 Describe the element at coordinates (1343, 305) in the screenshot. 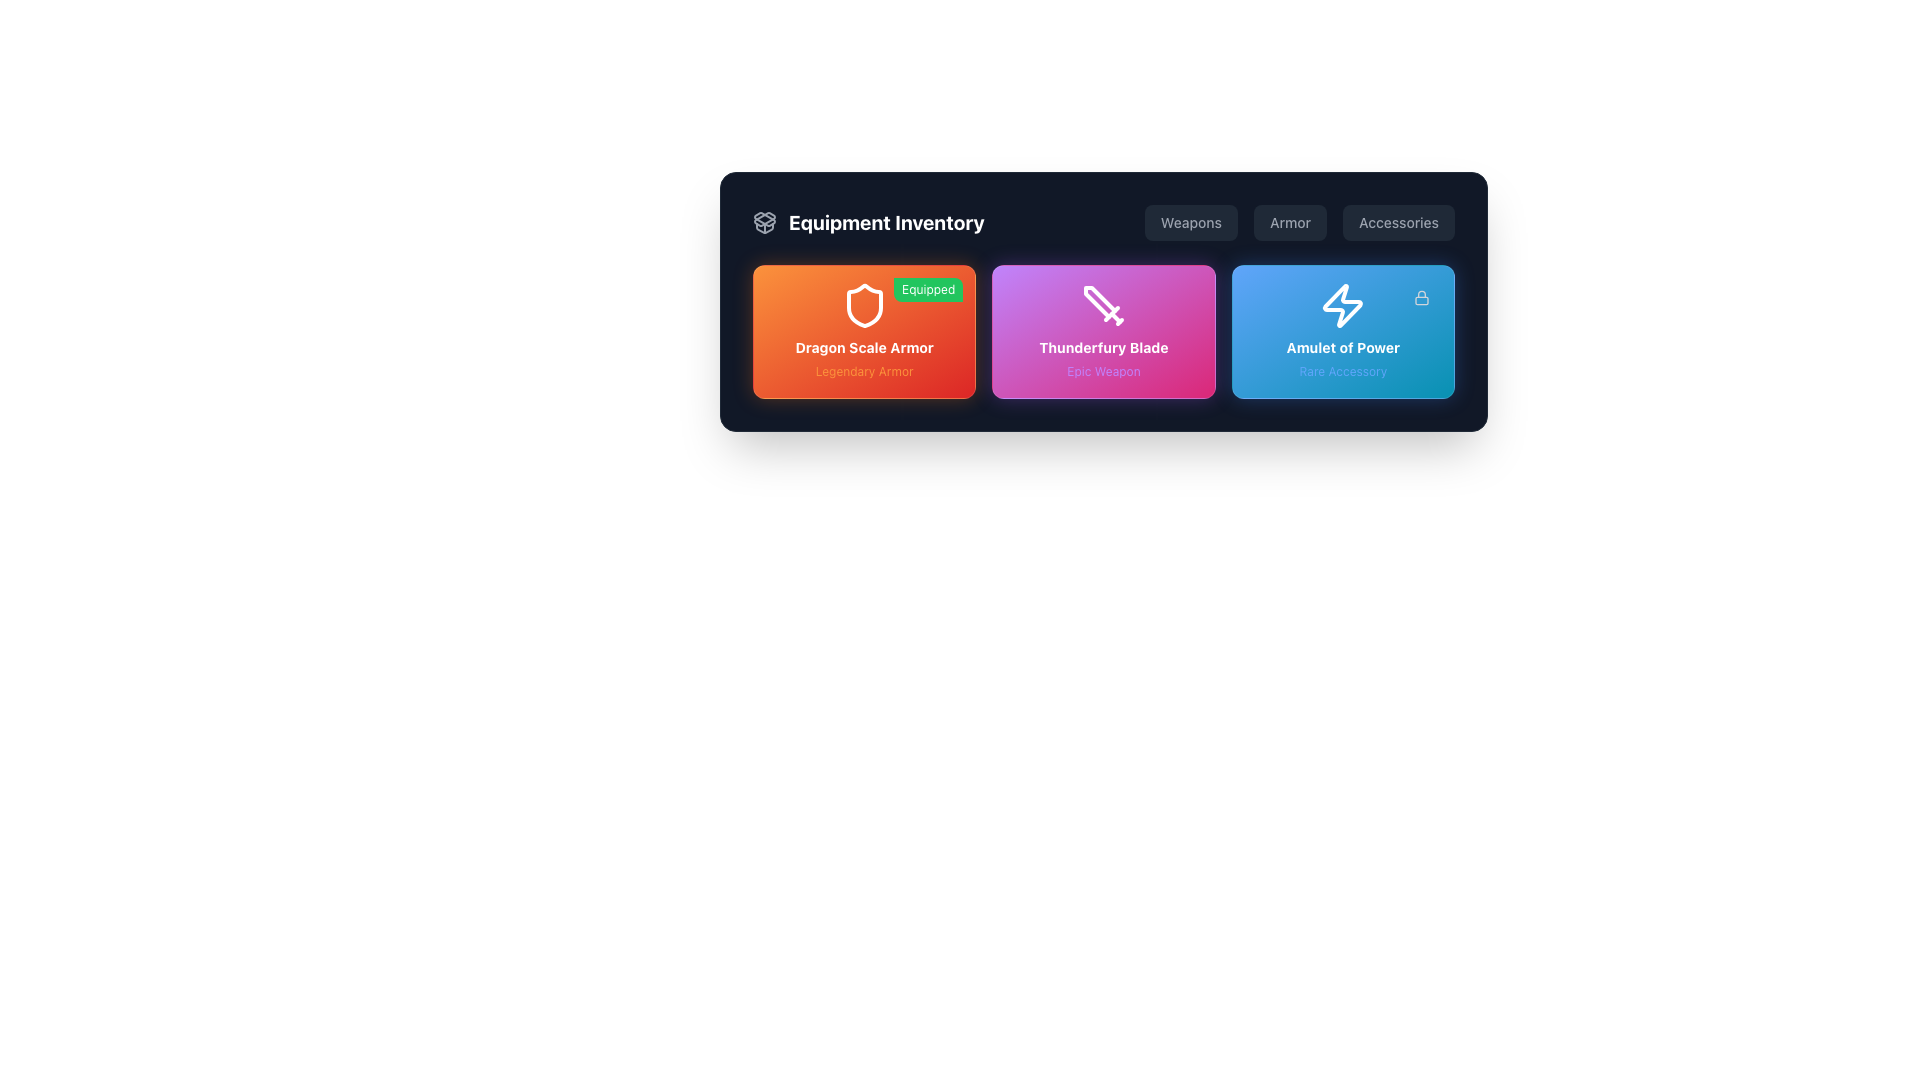

I see `the lightning bolt-shaped icon with a white outline located in the center of the blue rectangular card labeled 'Amulet of Power'` at that location.